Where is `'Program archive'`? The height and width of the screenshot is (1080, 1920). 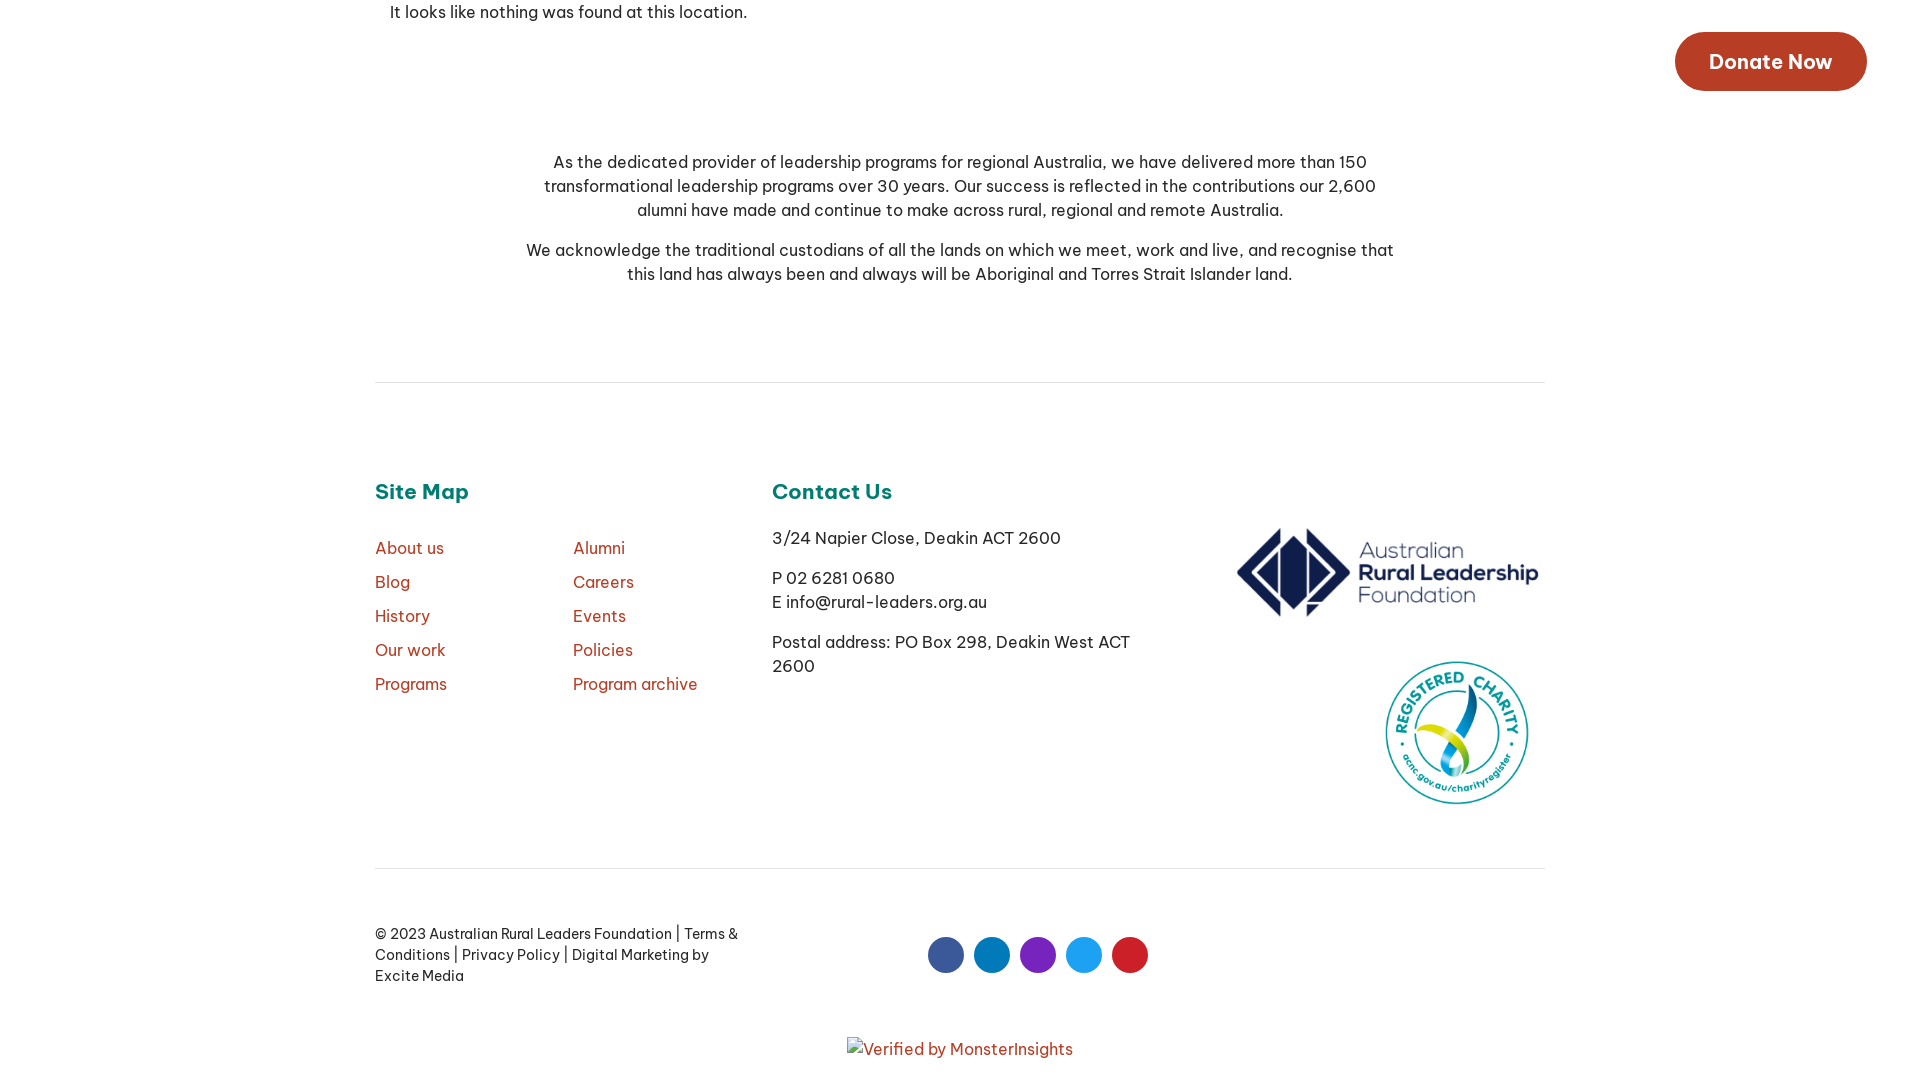
'Program archive' is located at coordinates (571, 682).